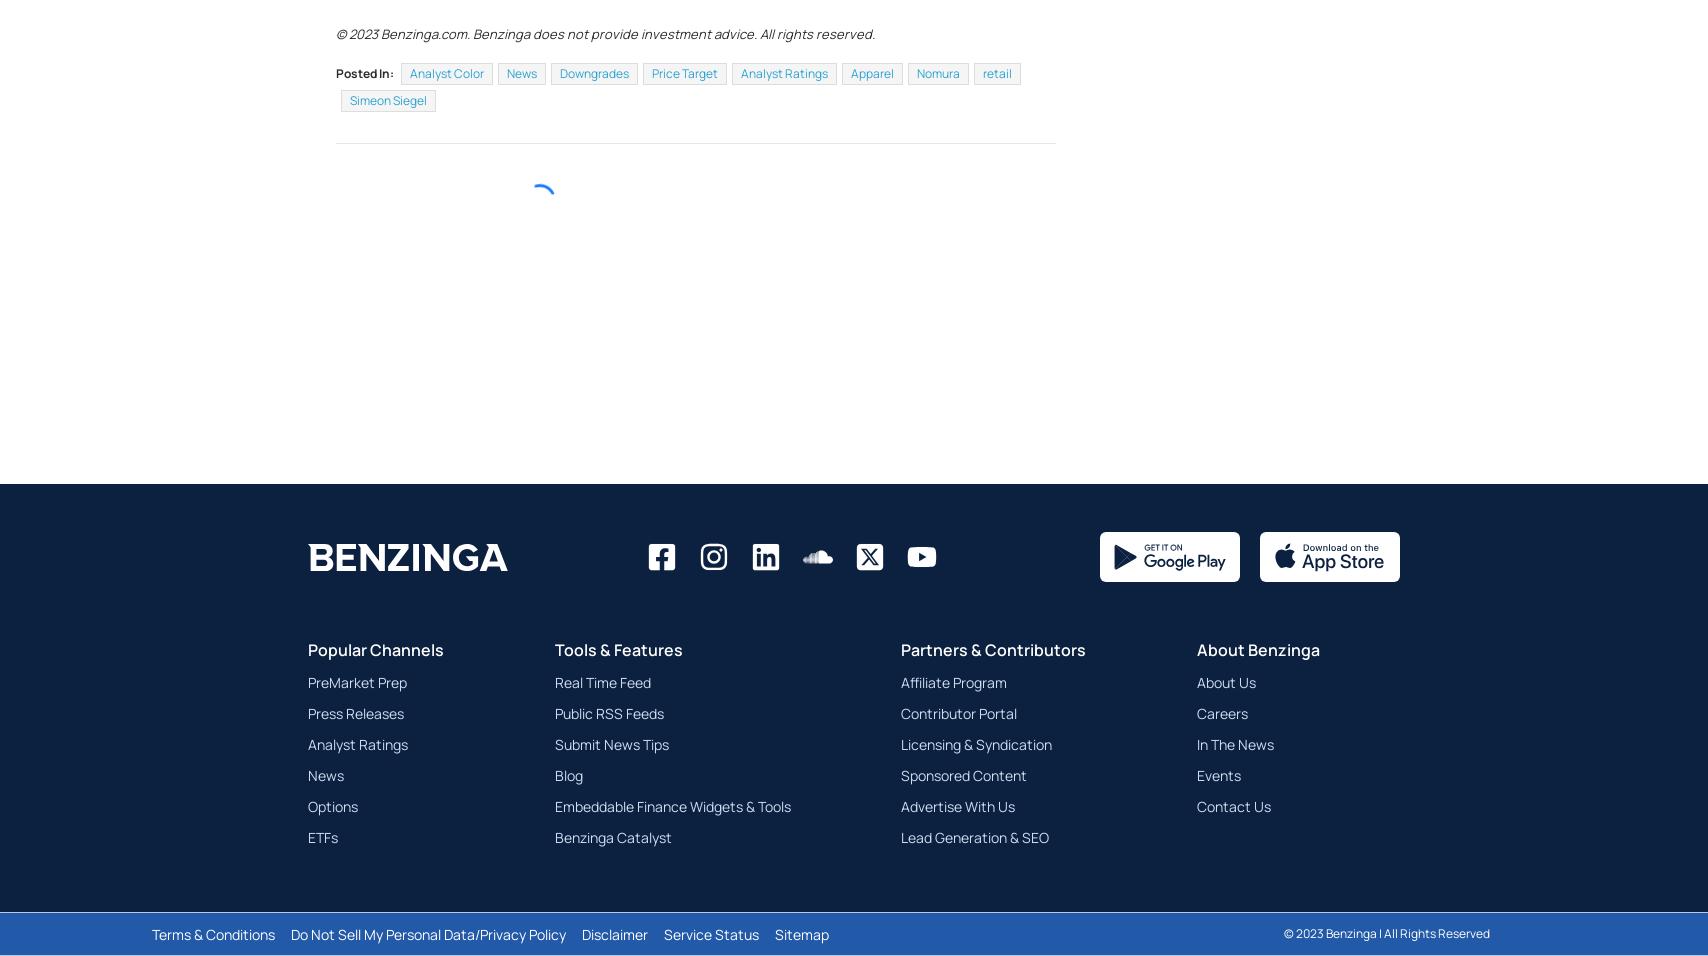  I want to click on 'Downgrades', so click(594, 121).